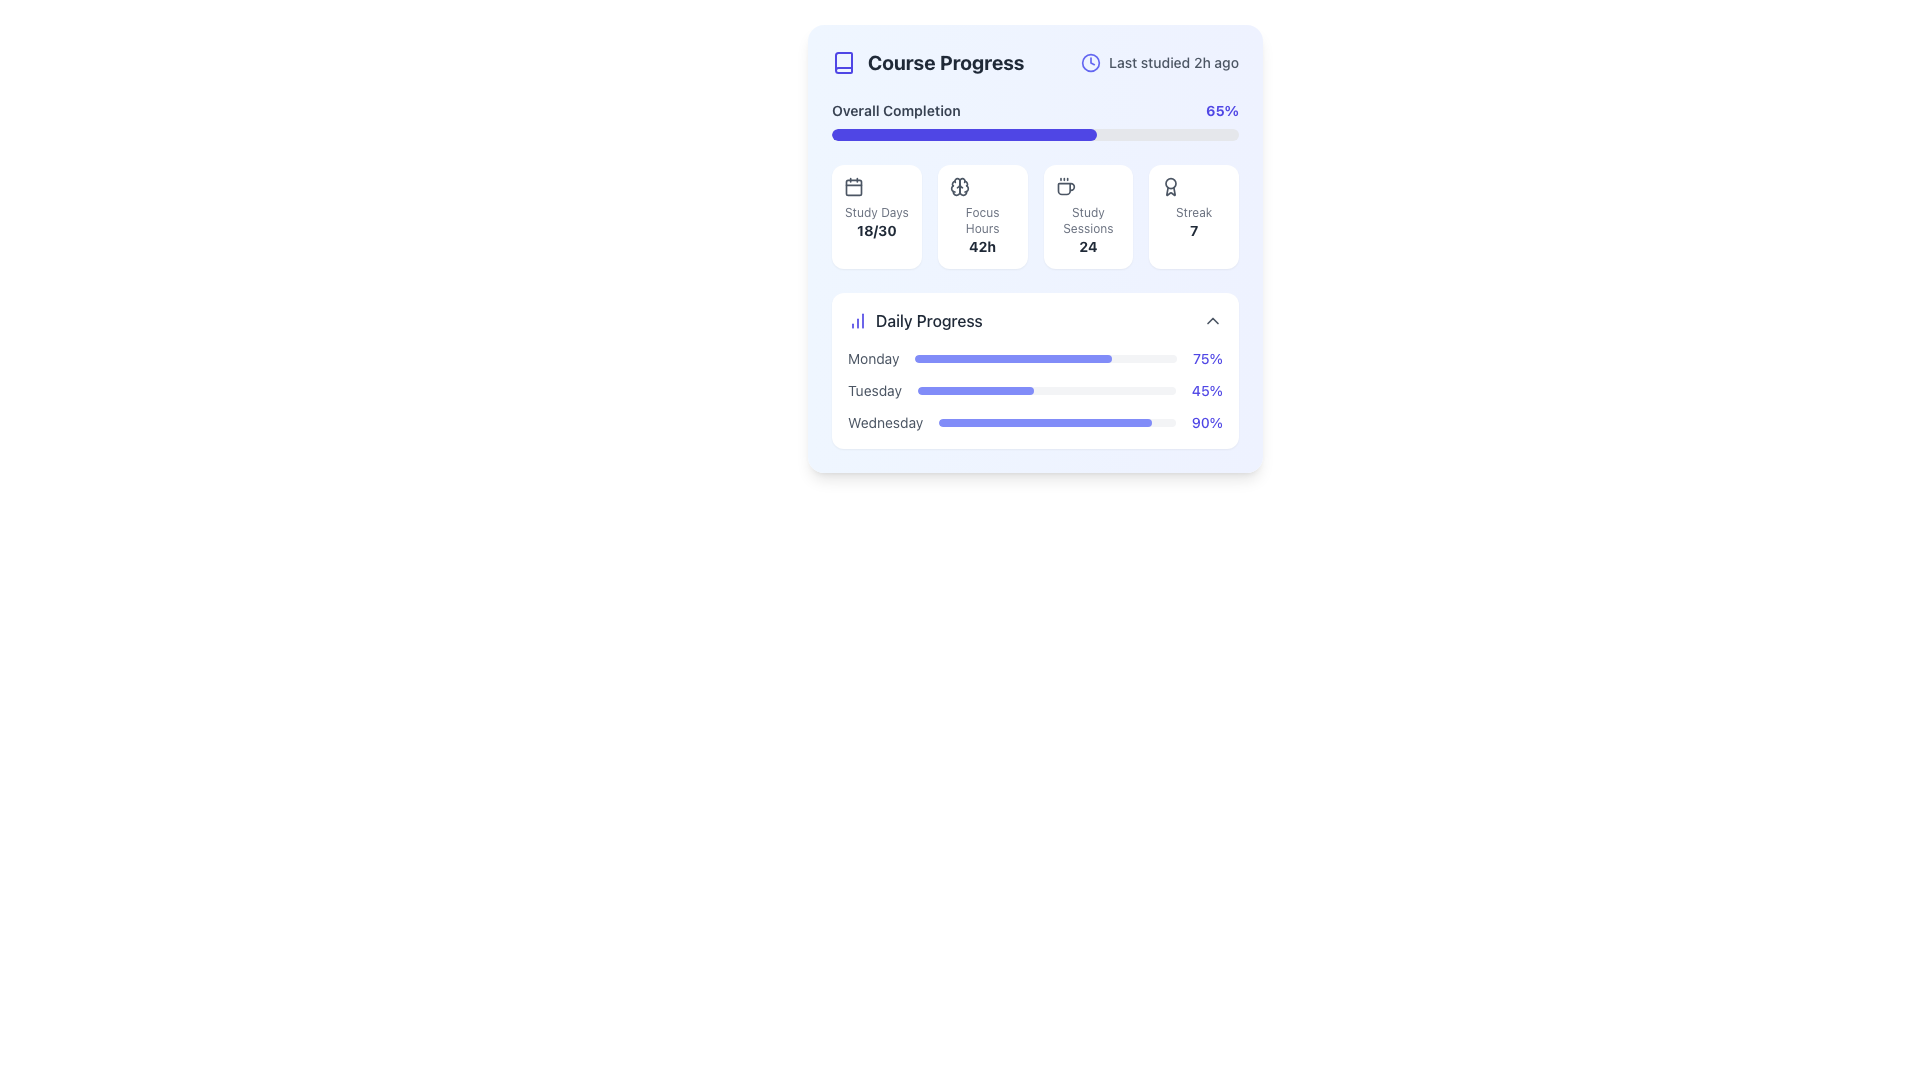  I want to click on the 'Study Sessions' icon located in the top section of the dashboard card, specifically in the third column, above the text 'Study Sessions', so click(1064, 186).